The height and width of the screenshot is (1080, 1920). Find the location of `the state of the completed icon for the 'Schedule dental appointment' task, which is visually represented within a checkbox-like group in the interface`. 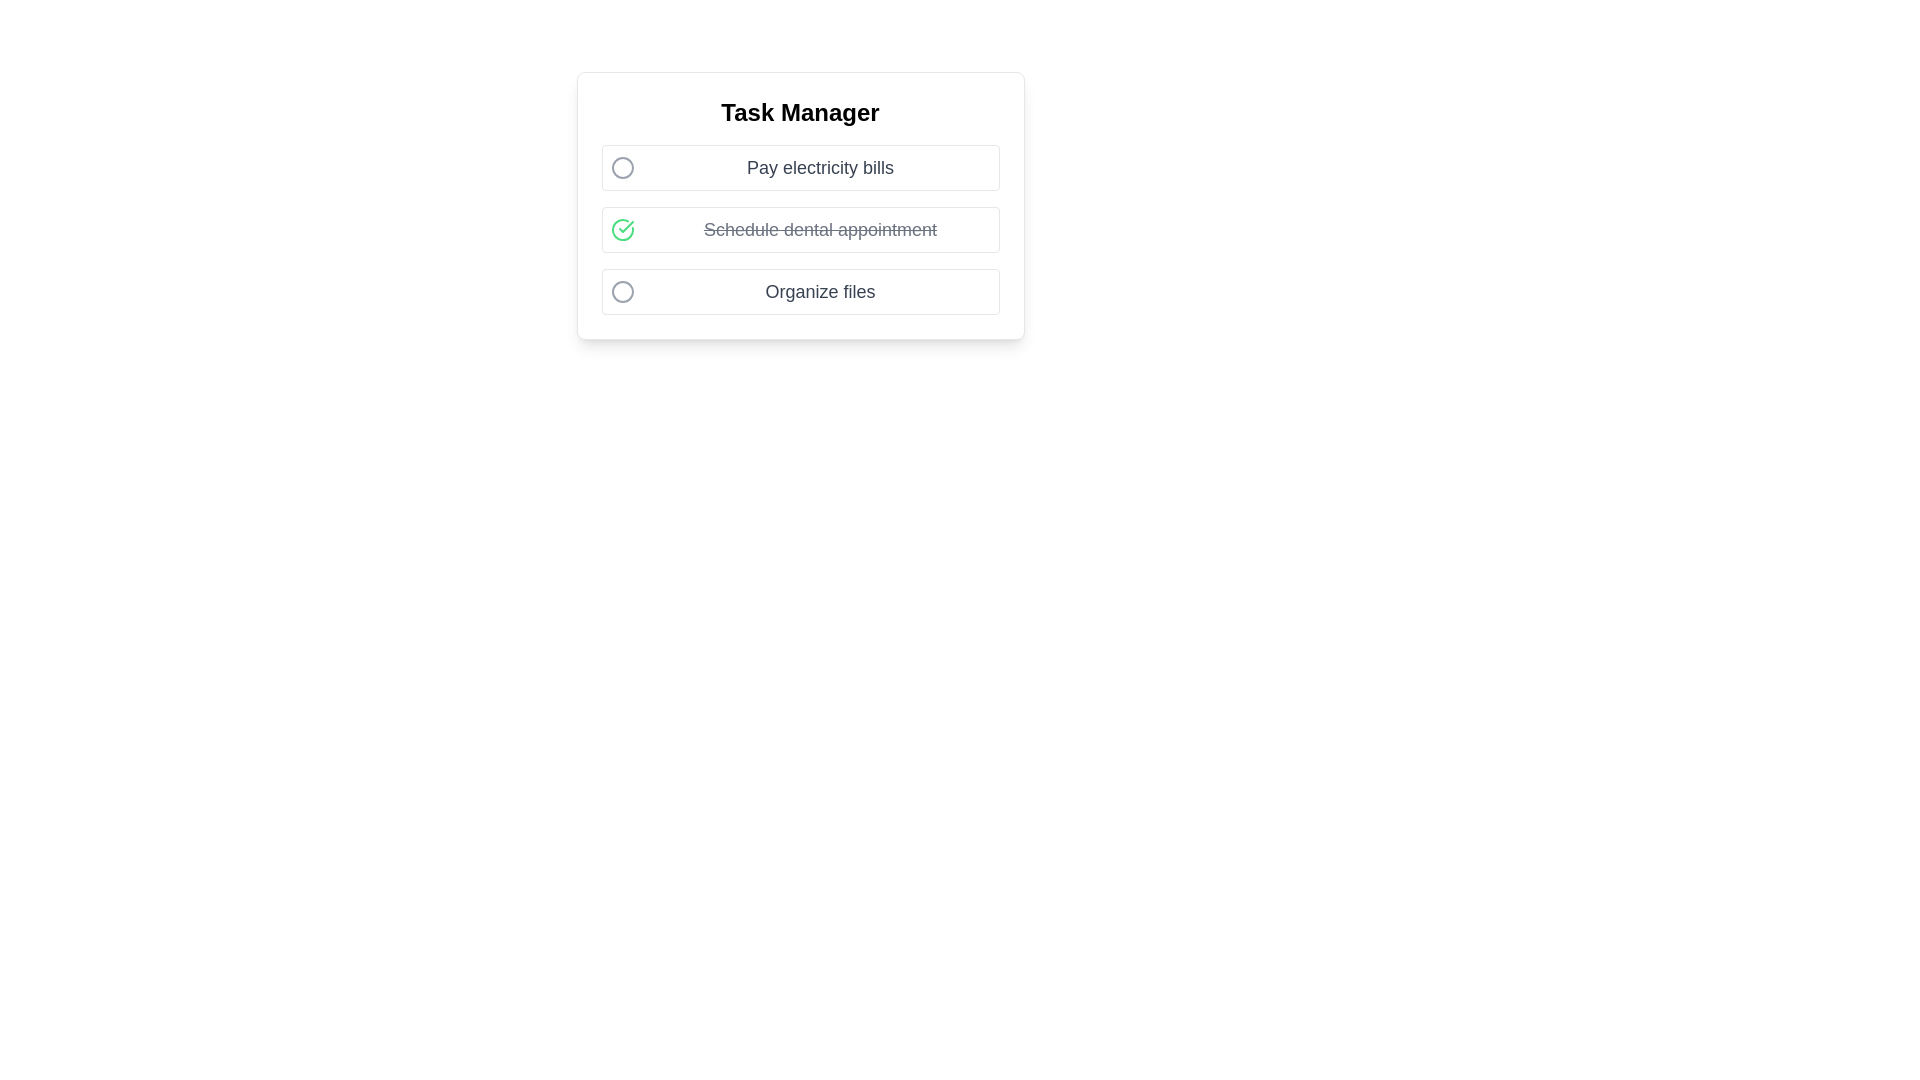

the state of the completed icon for the 'Schedule dental appointment' task, which is visually represented within a checkbox-like group in the interface is located at coordinates (624, 226).